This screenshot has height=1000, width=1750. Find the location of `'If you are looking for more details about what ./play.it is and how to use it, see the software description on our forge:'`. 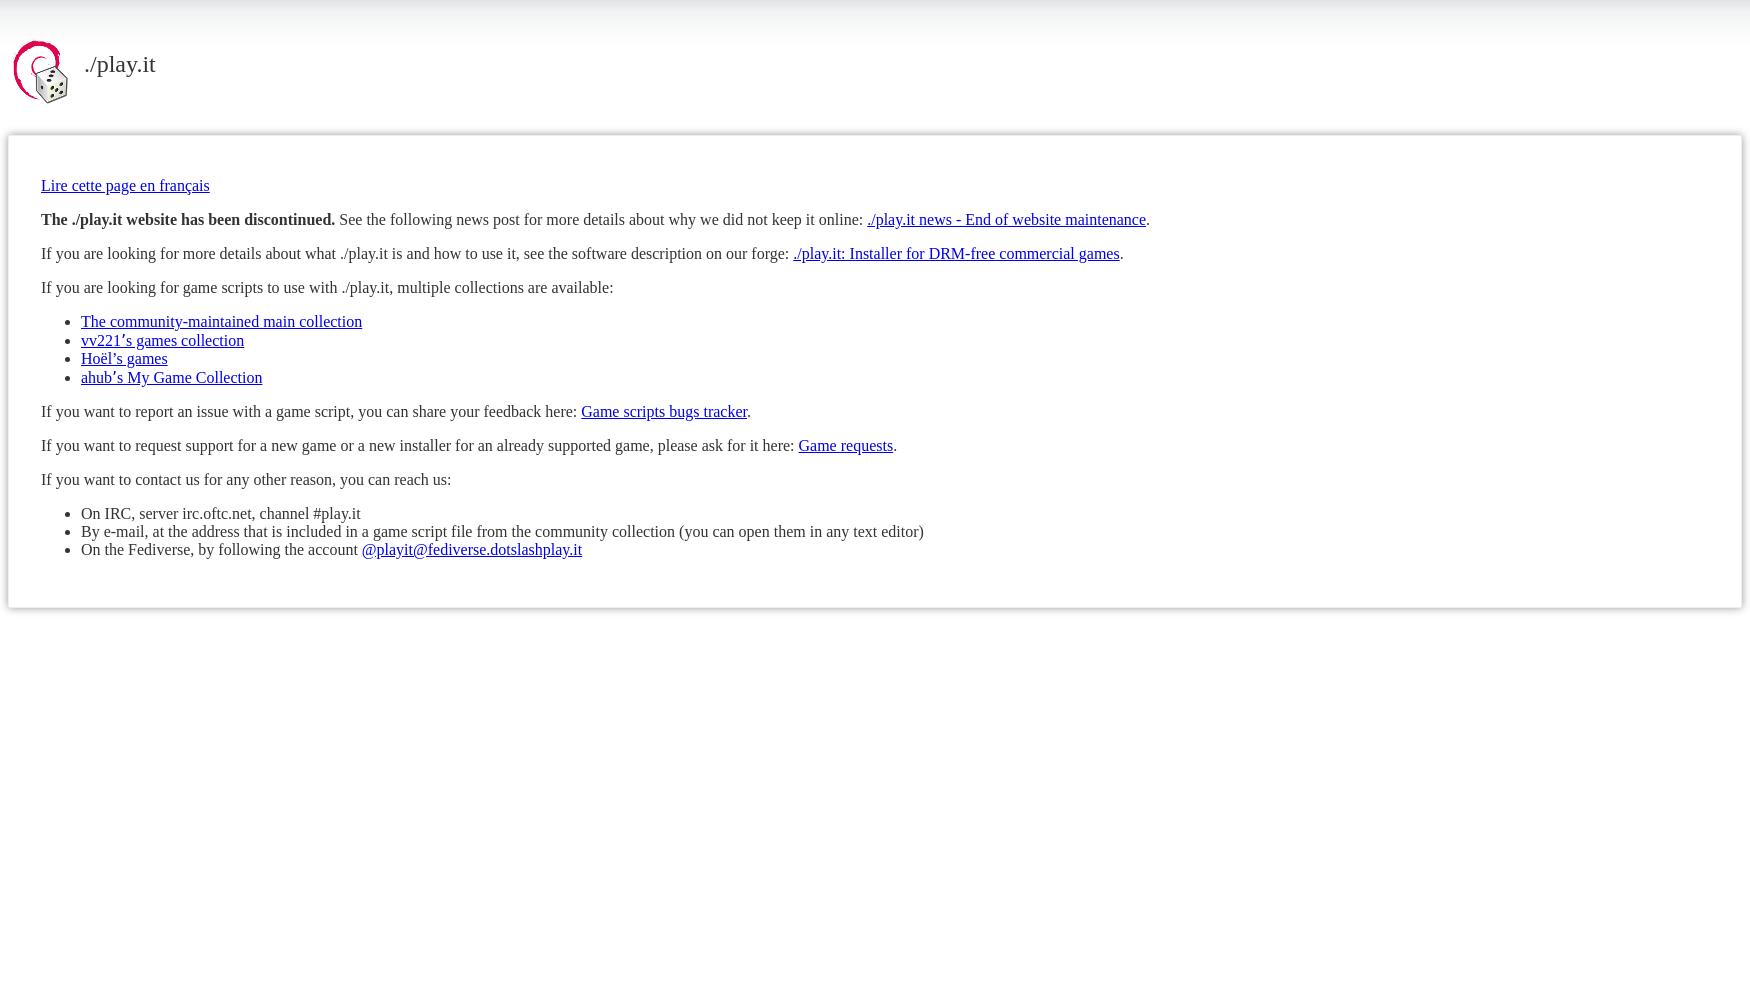

'If you are looking for more details about what ./play.it is and how to use it, see the software description on our forge:' is located at coordinates (416, 252).